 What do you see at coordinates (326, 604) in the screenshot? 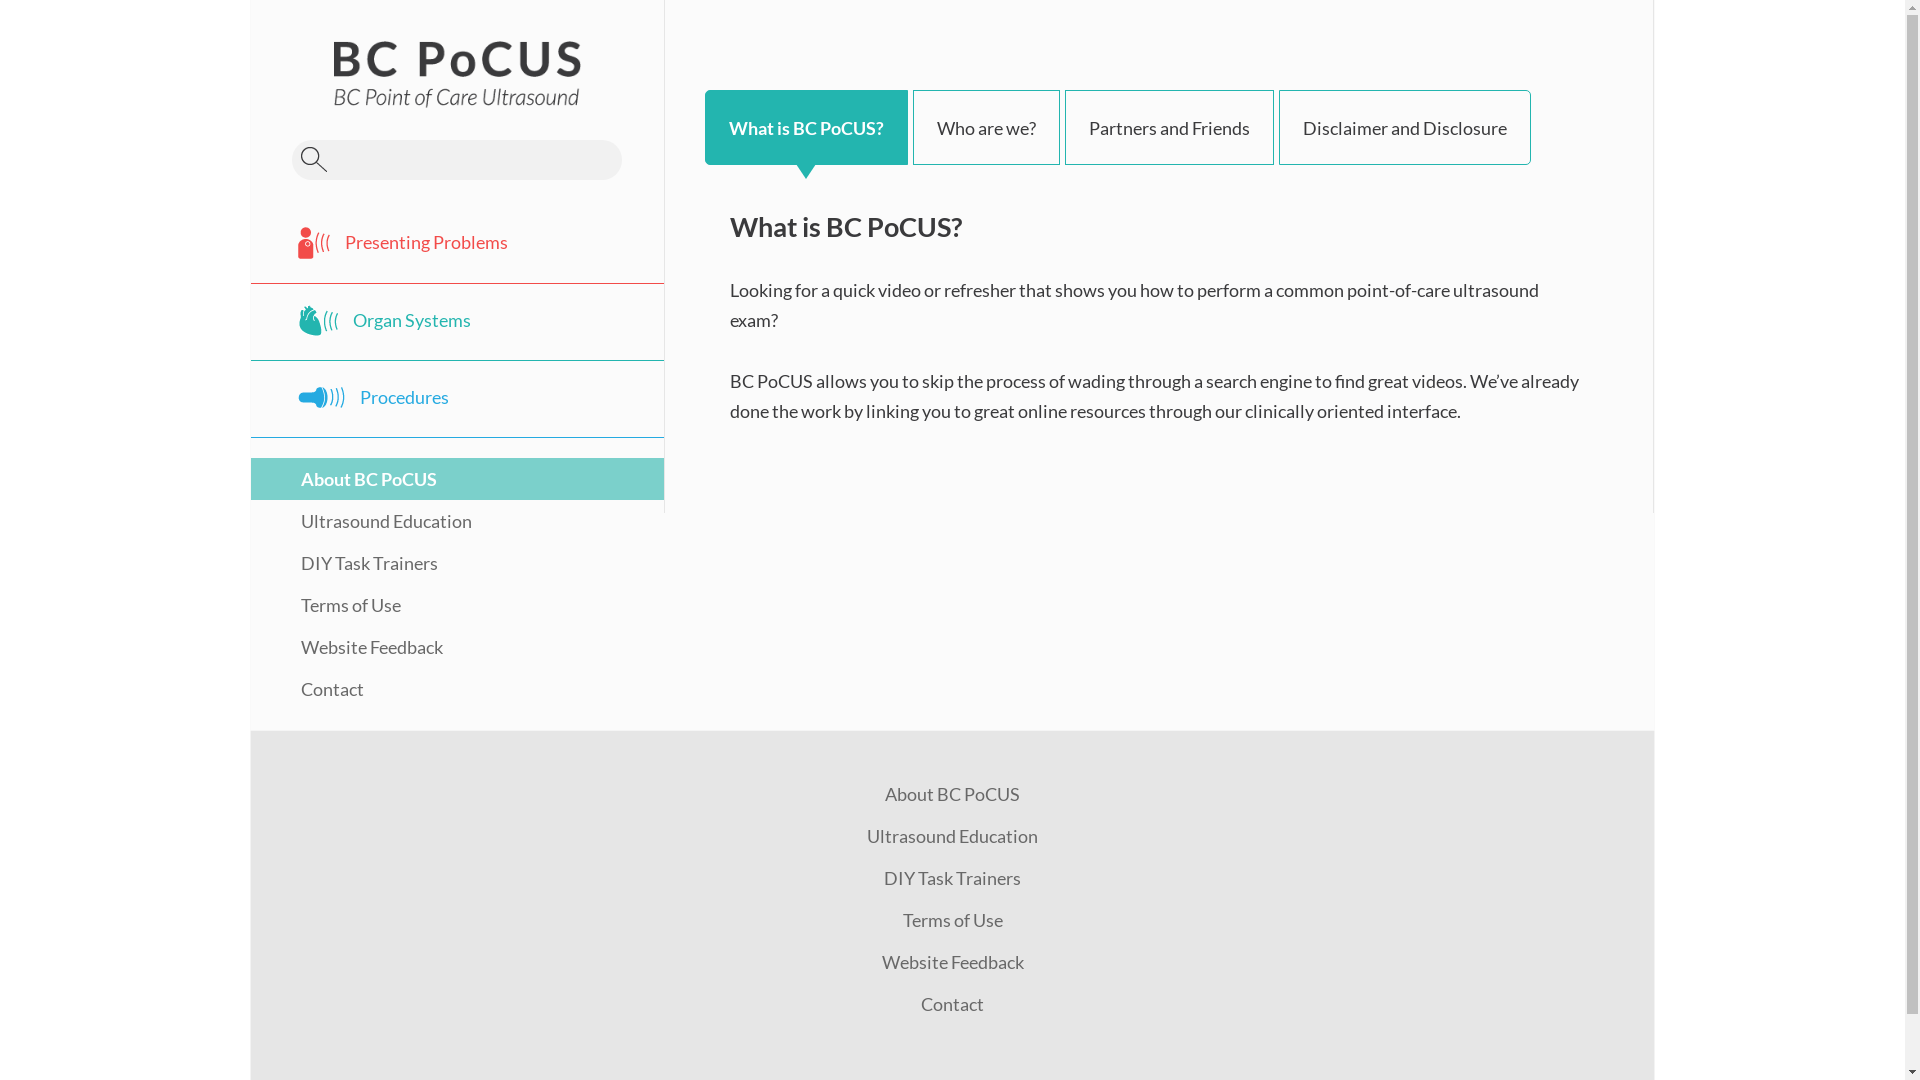
I see `'Terms of Use'` at bounding box center [326, 604].